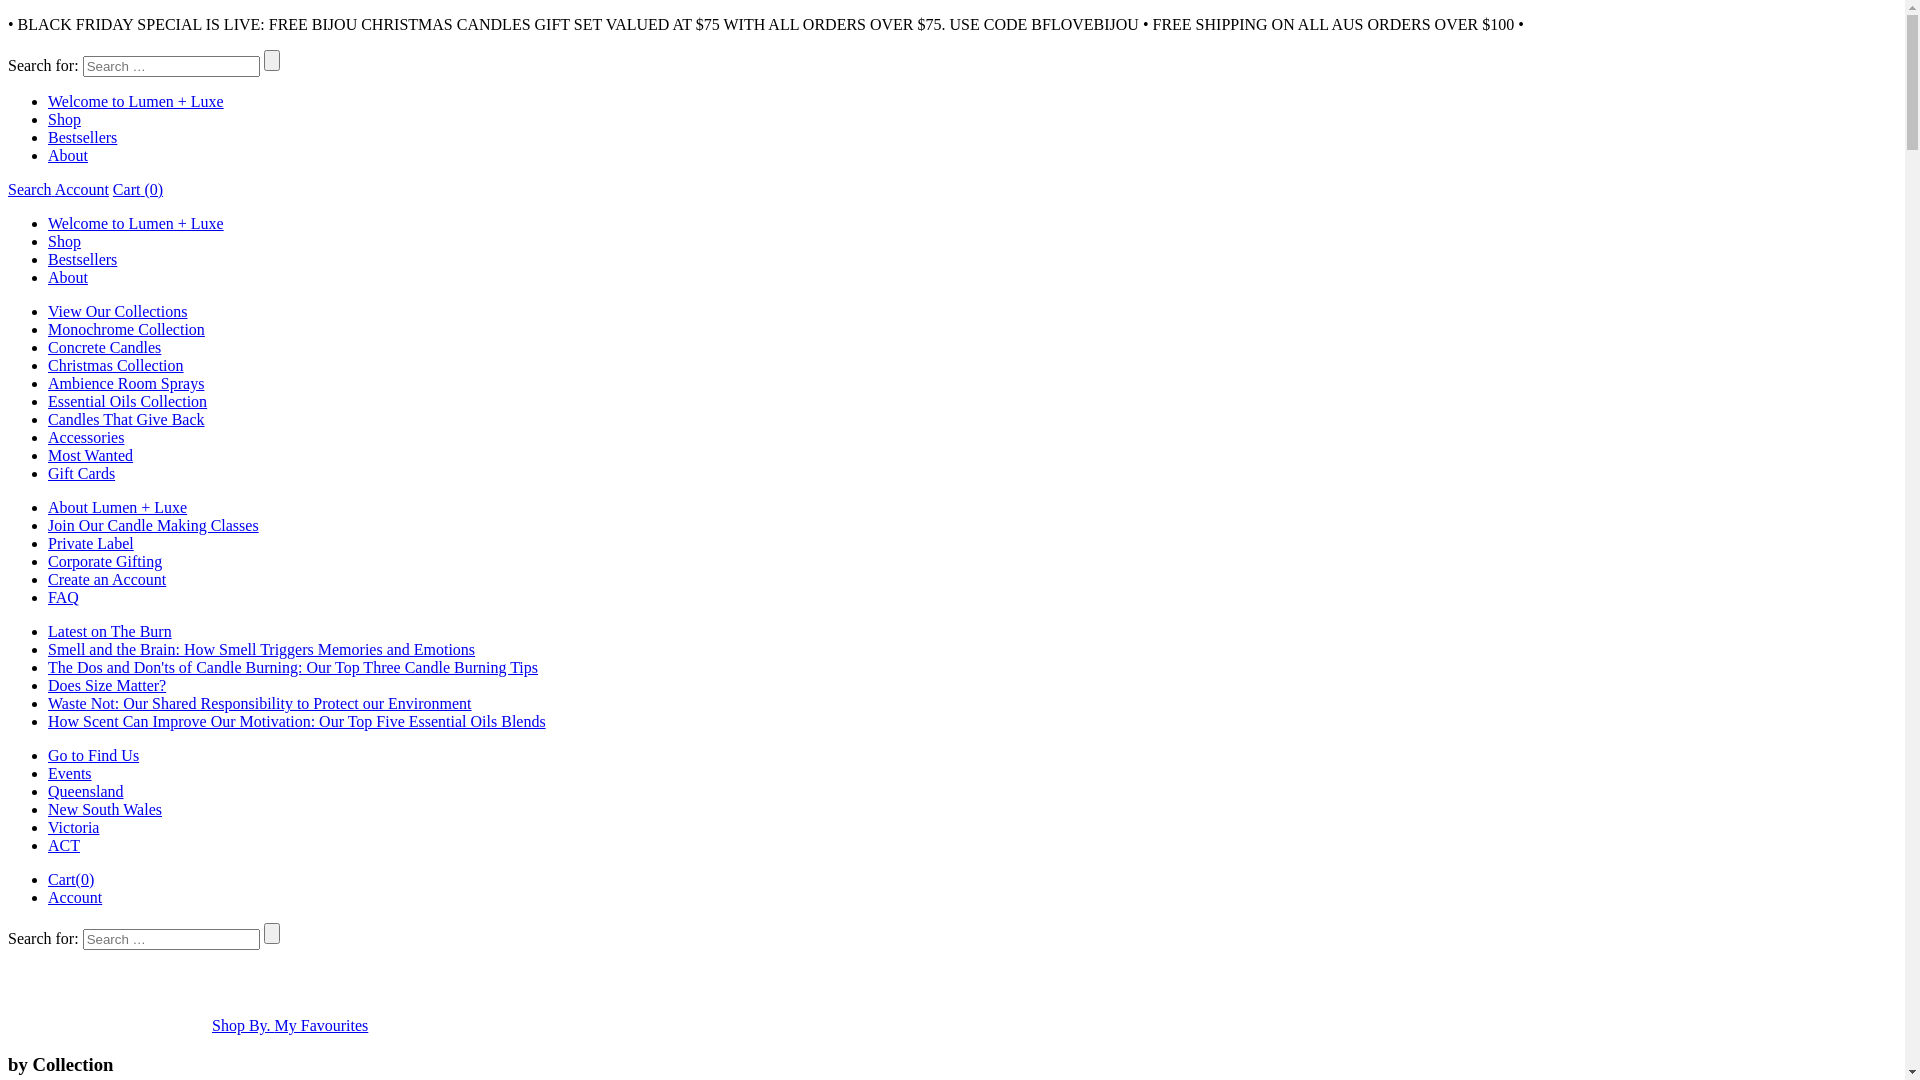  Describe the element at coordinates (63, 845) in the screenshot. I see `'ACT'` at that location.